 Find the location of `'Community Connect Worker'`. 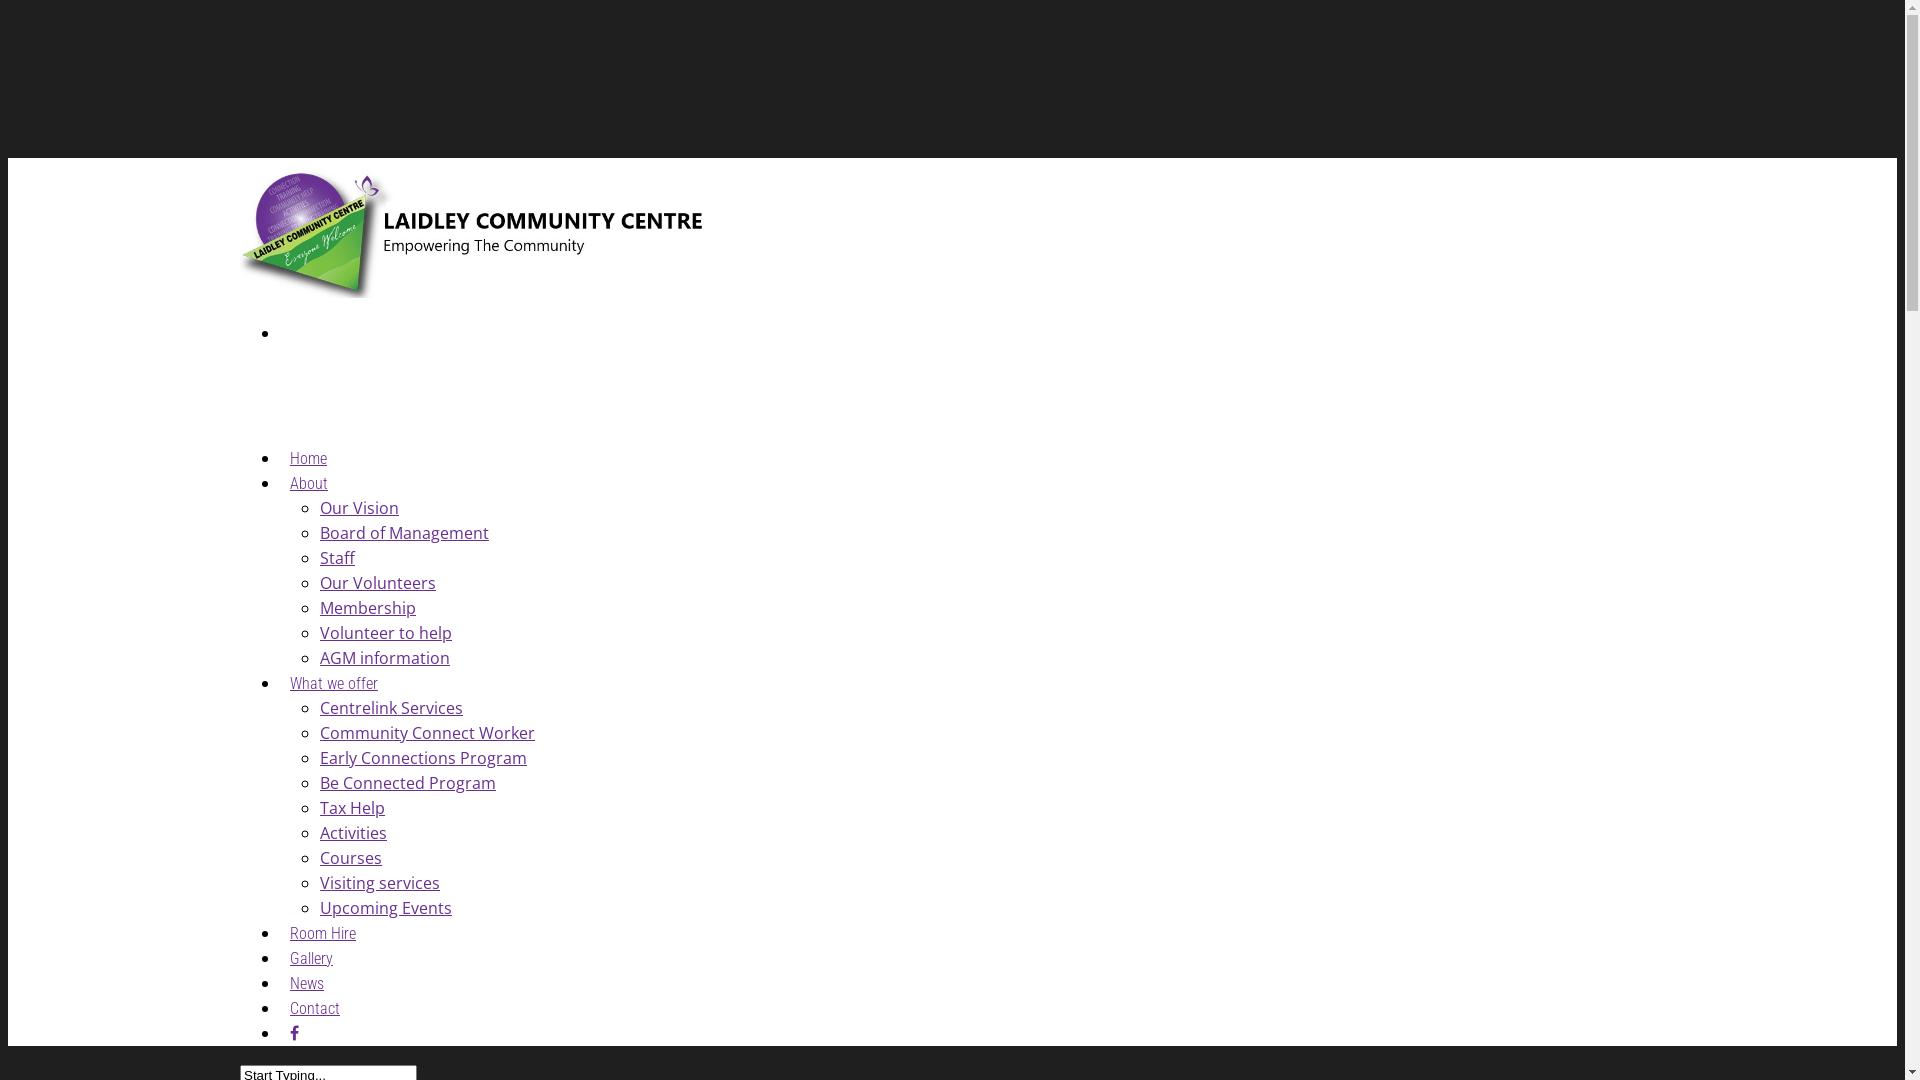

'Community Connect Worker' is located at coordinates (320, 732).